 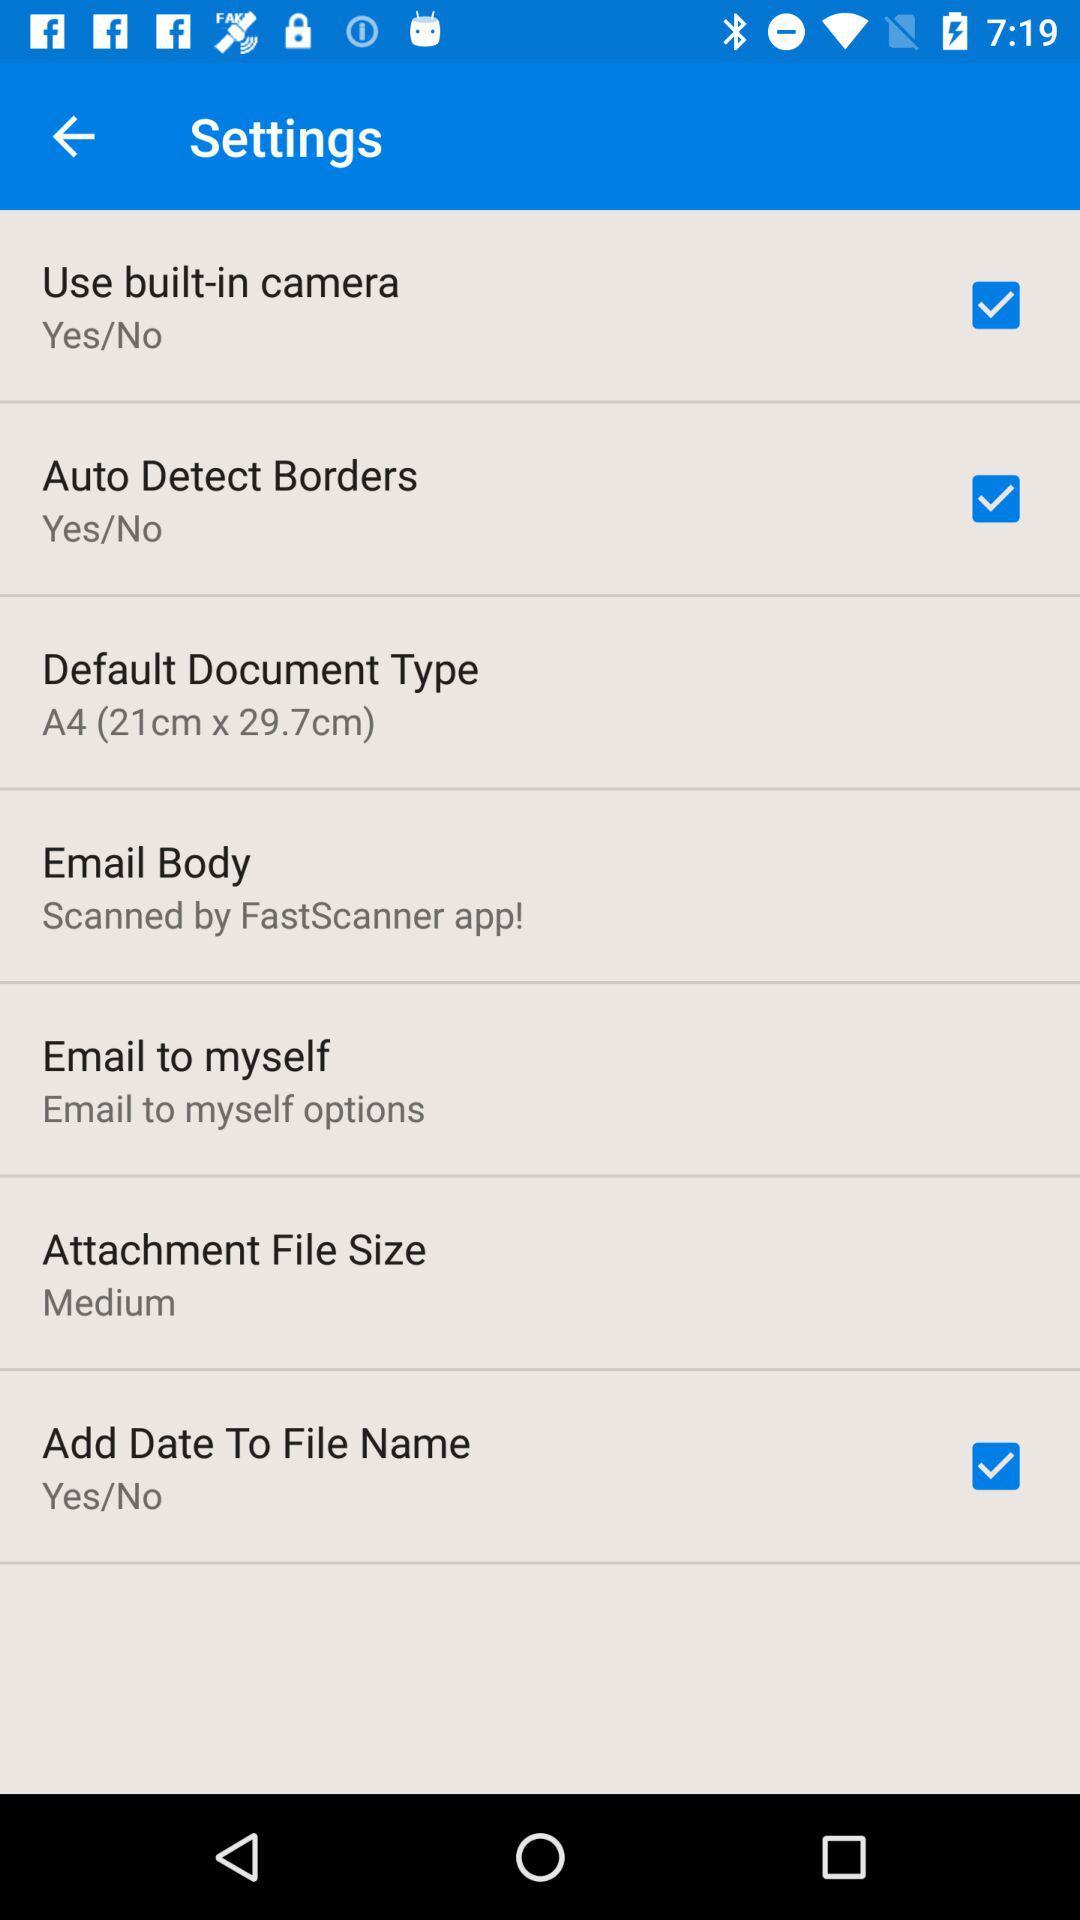 What do you see at coordinates (145, 860) in the screenshot?
I see `email body item` at bounding box center [145, 860].